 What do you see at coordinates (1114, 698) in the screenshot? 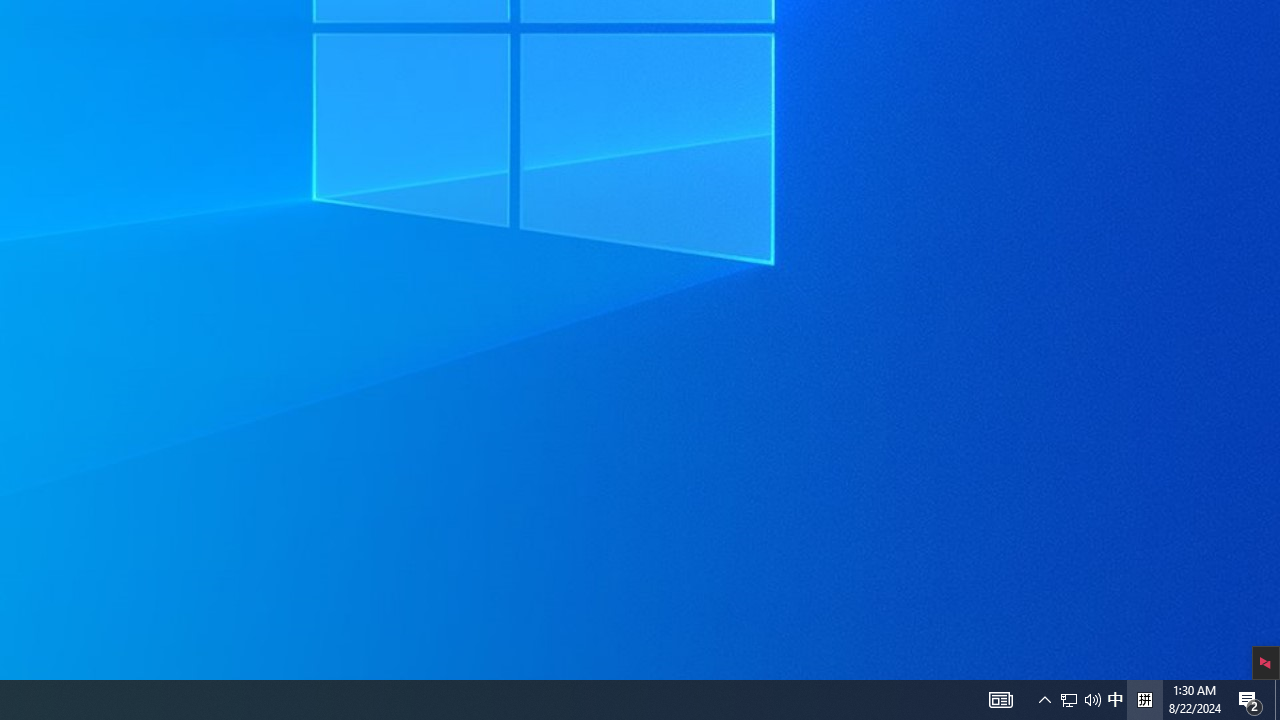
I see `'Tray Input Indicator - Chinese (Simplified, China)'` at bounding box center [1114, 698].